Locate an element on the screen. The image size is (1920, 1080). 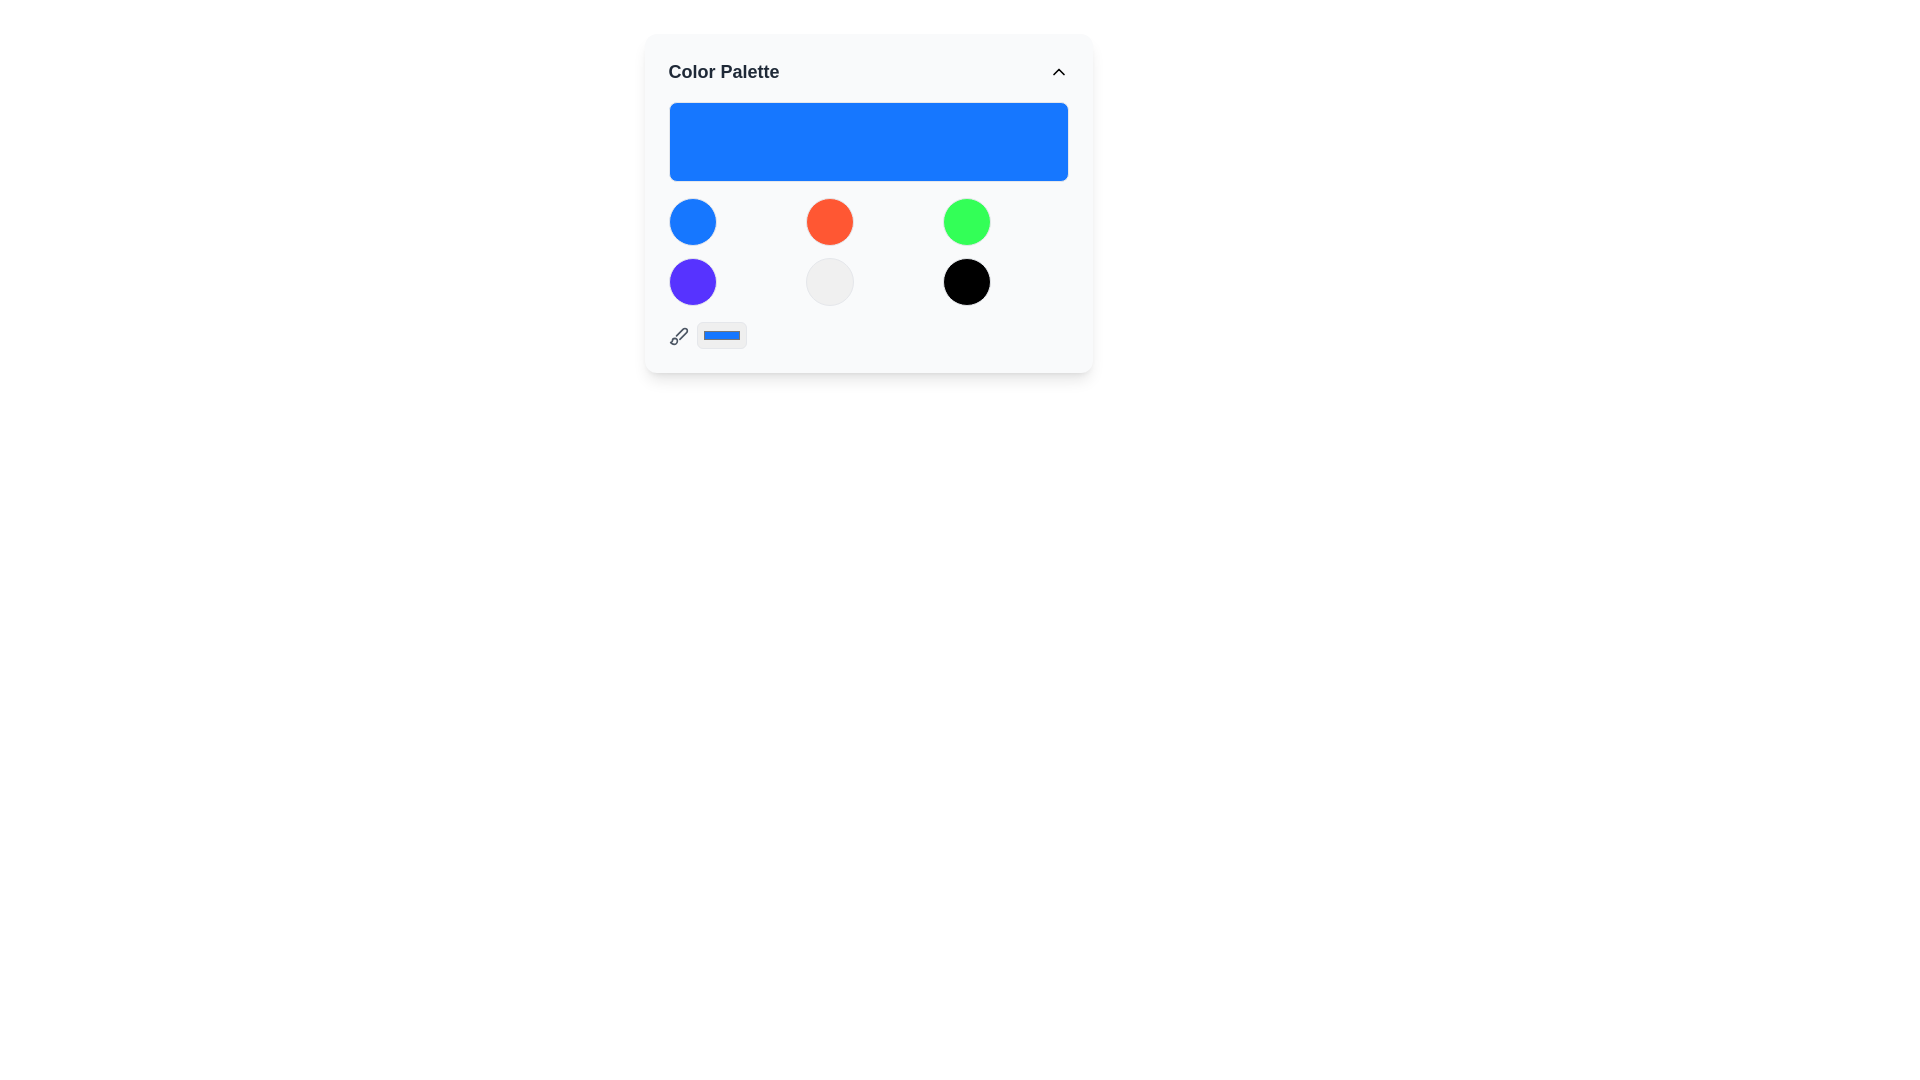
the circular orange button located in the second column of the first row of the grid layout is located at coordinates (829, 222).